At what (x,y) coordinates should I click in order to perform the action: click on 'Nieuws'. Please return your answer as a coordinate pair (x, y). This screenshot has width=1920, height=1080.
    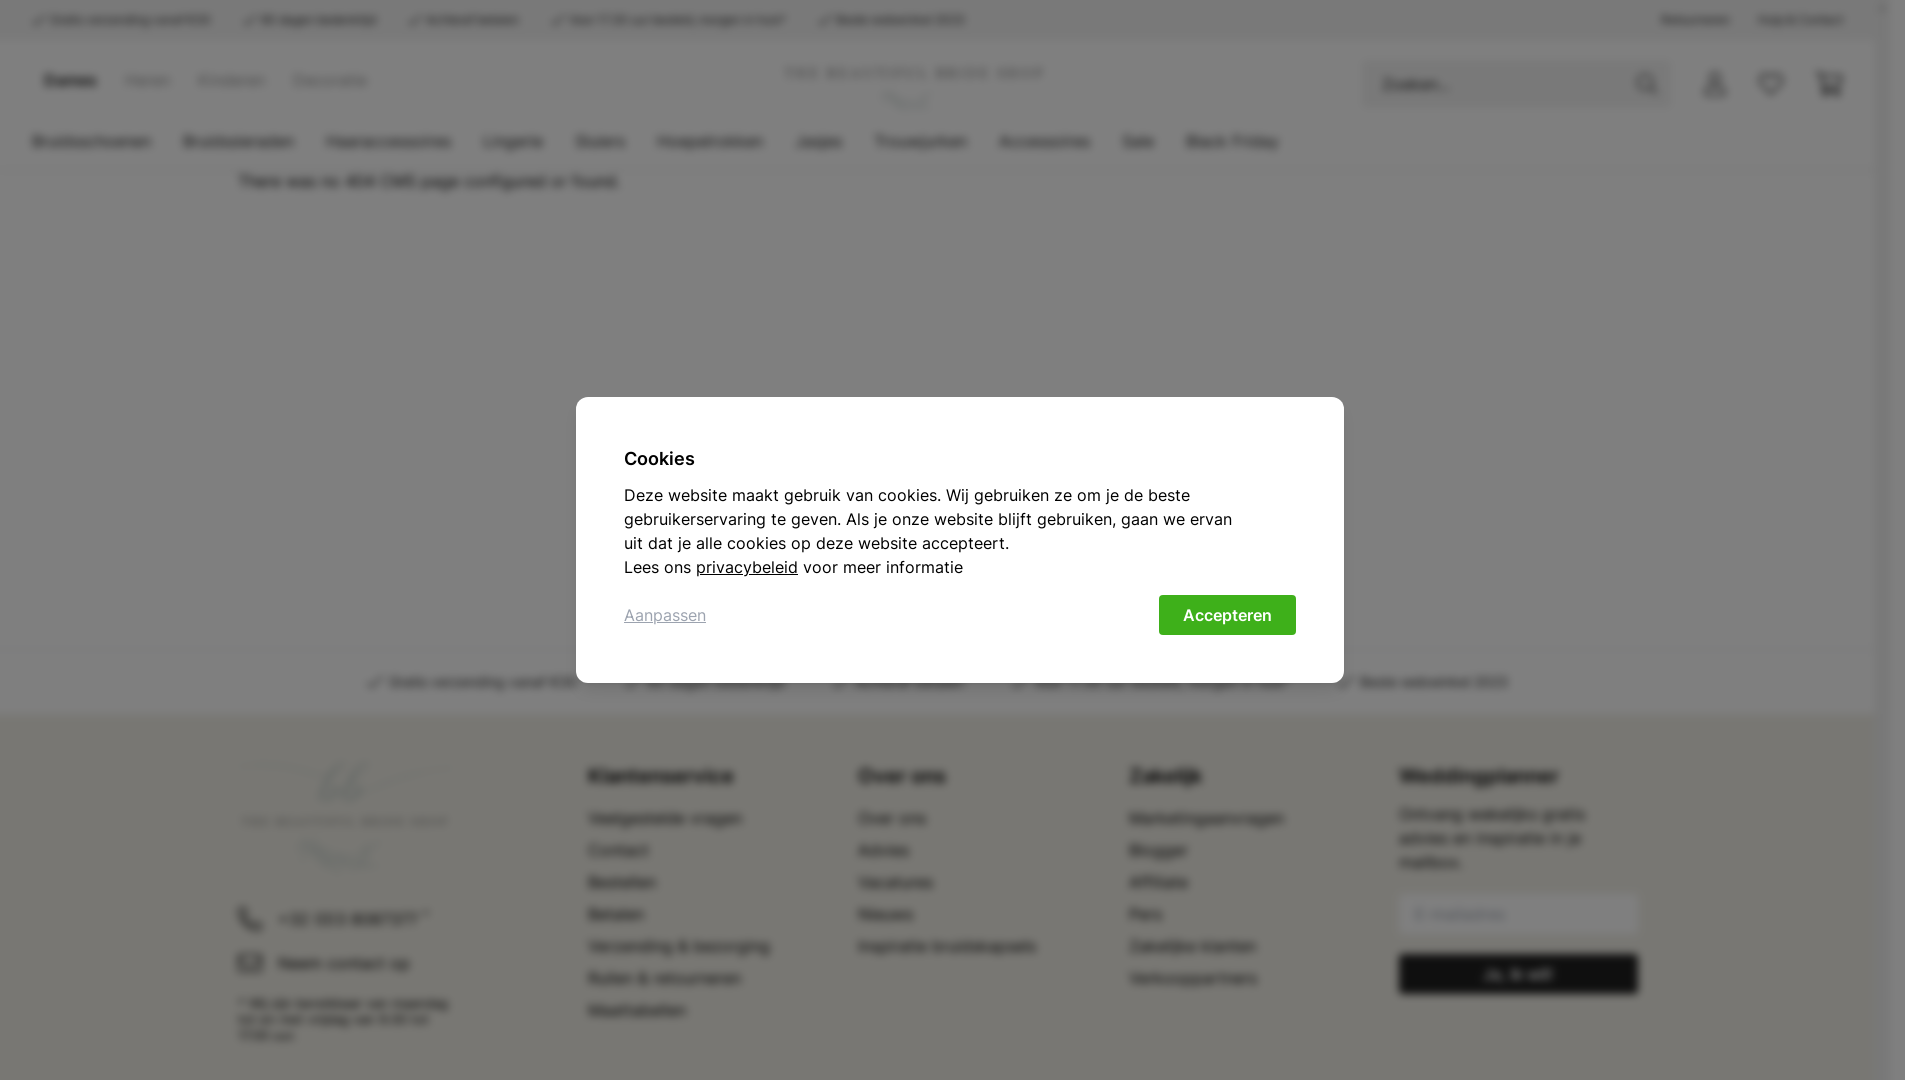
    Looking at the image, I should click on (884, 914).